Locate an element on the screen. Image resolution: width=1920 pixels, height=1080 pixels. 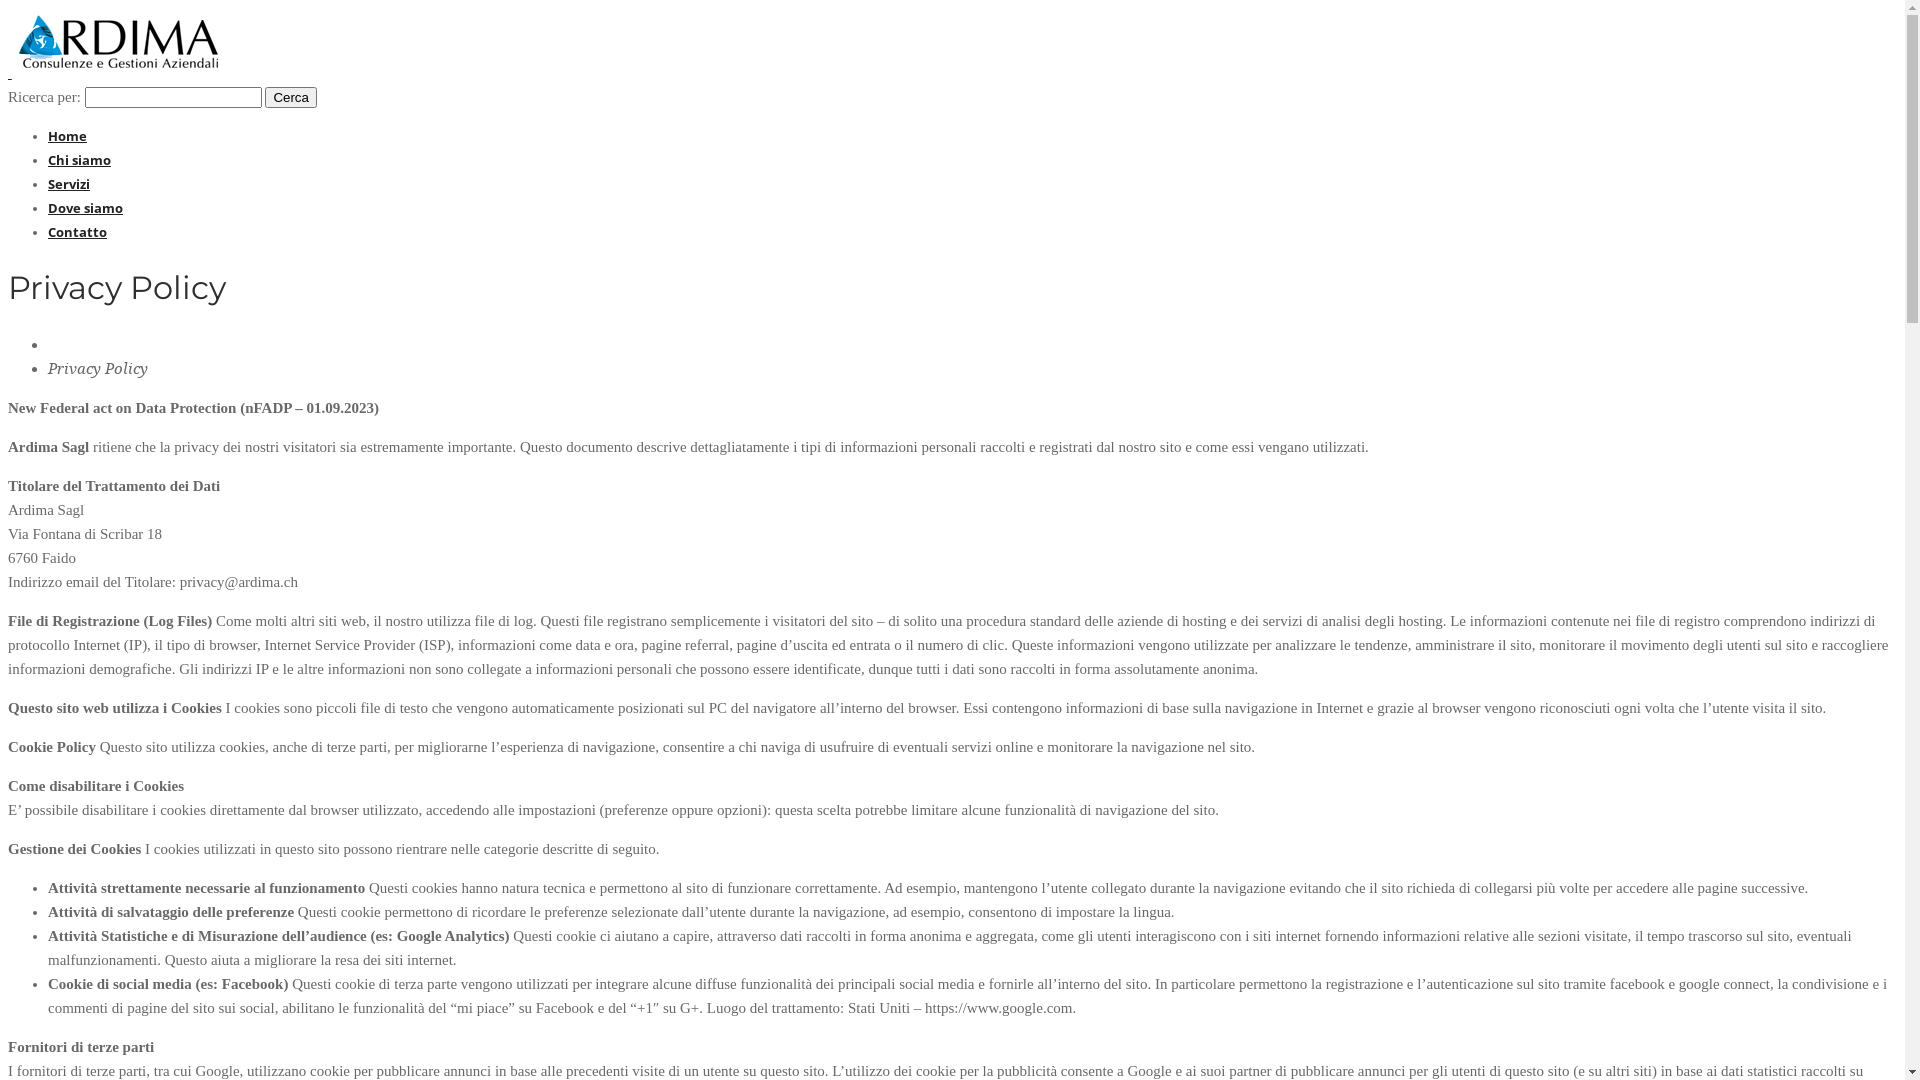
'Home' is located at coordinates (67, 135).